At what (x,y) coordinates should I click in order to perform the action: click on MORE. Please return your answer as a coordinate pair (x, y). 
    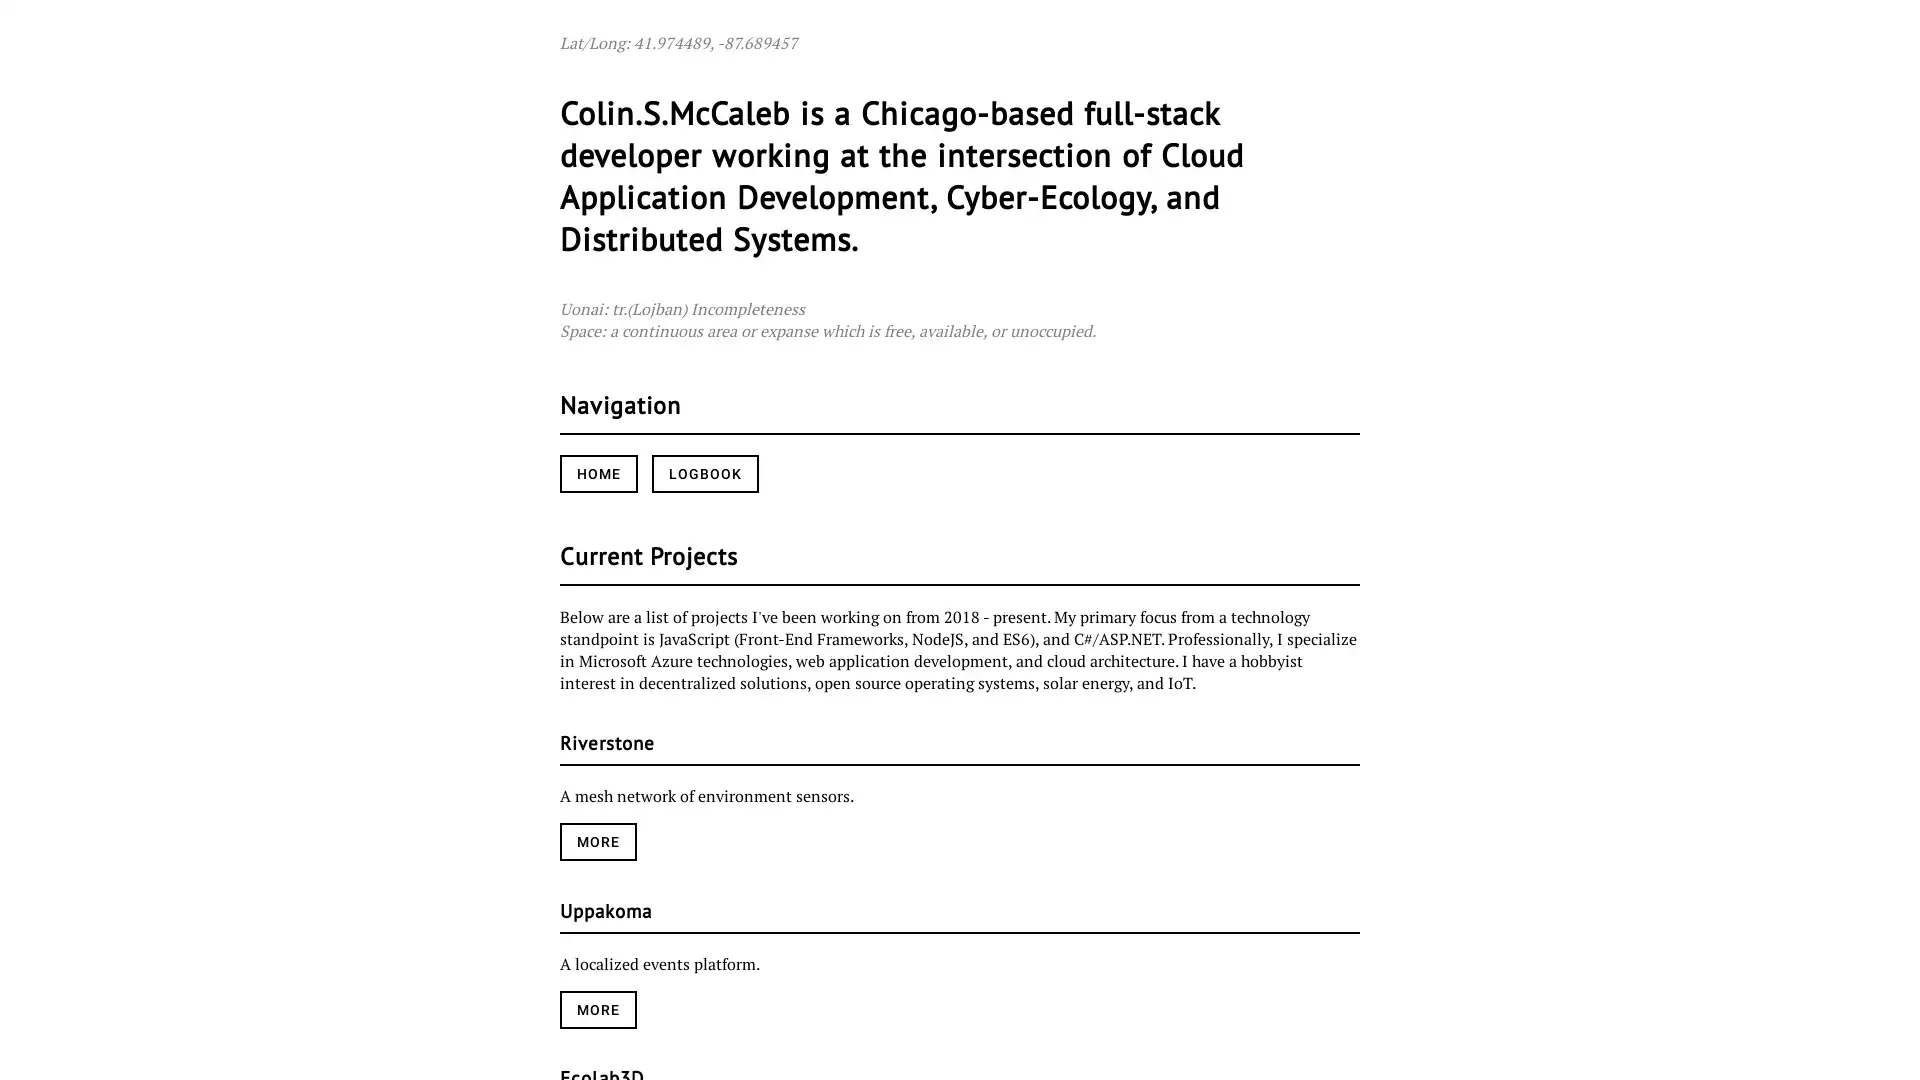
    Looking at the image, I should click on (597, 841).